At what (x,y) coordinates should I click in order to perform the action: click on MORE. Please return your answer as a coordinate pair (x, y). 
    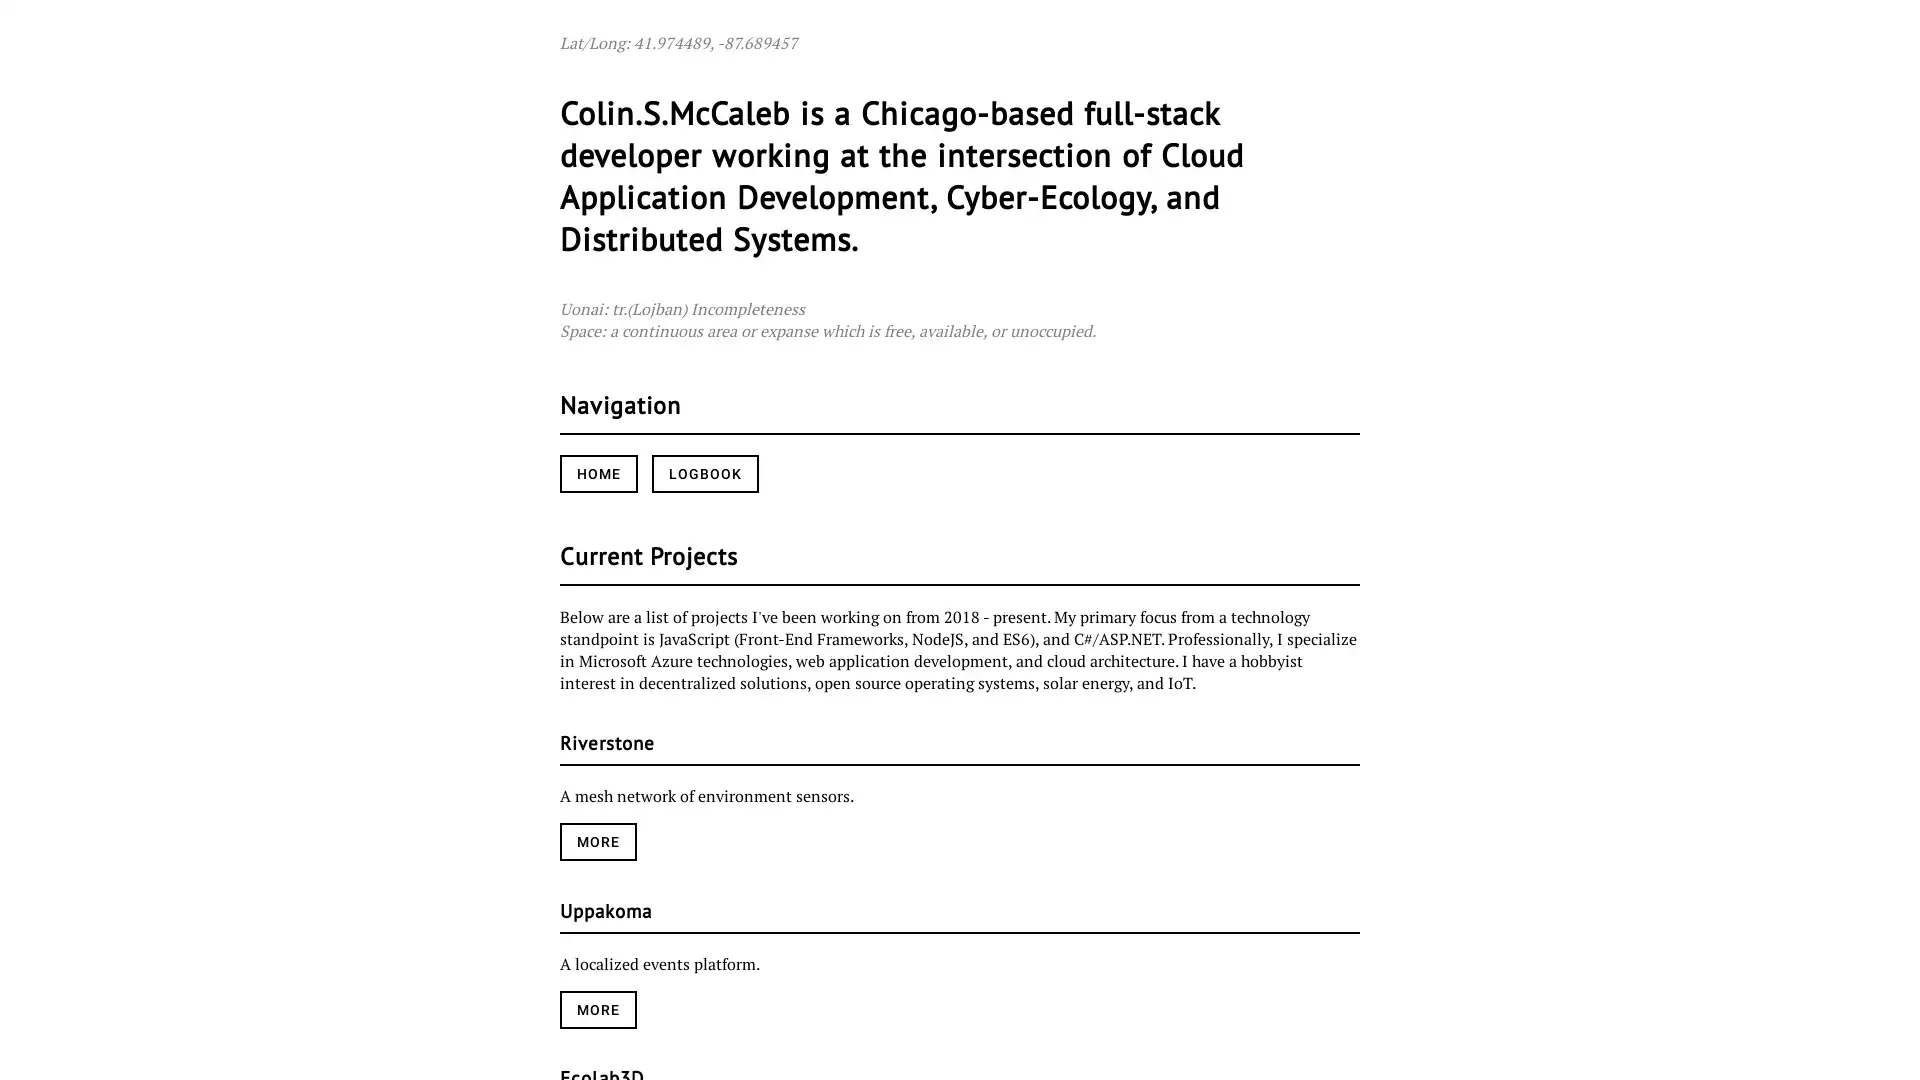
    Looking at the image, I should click on (597, 841).